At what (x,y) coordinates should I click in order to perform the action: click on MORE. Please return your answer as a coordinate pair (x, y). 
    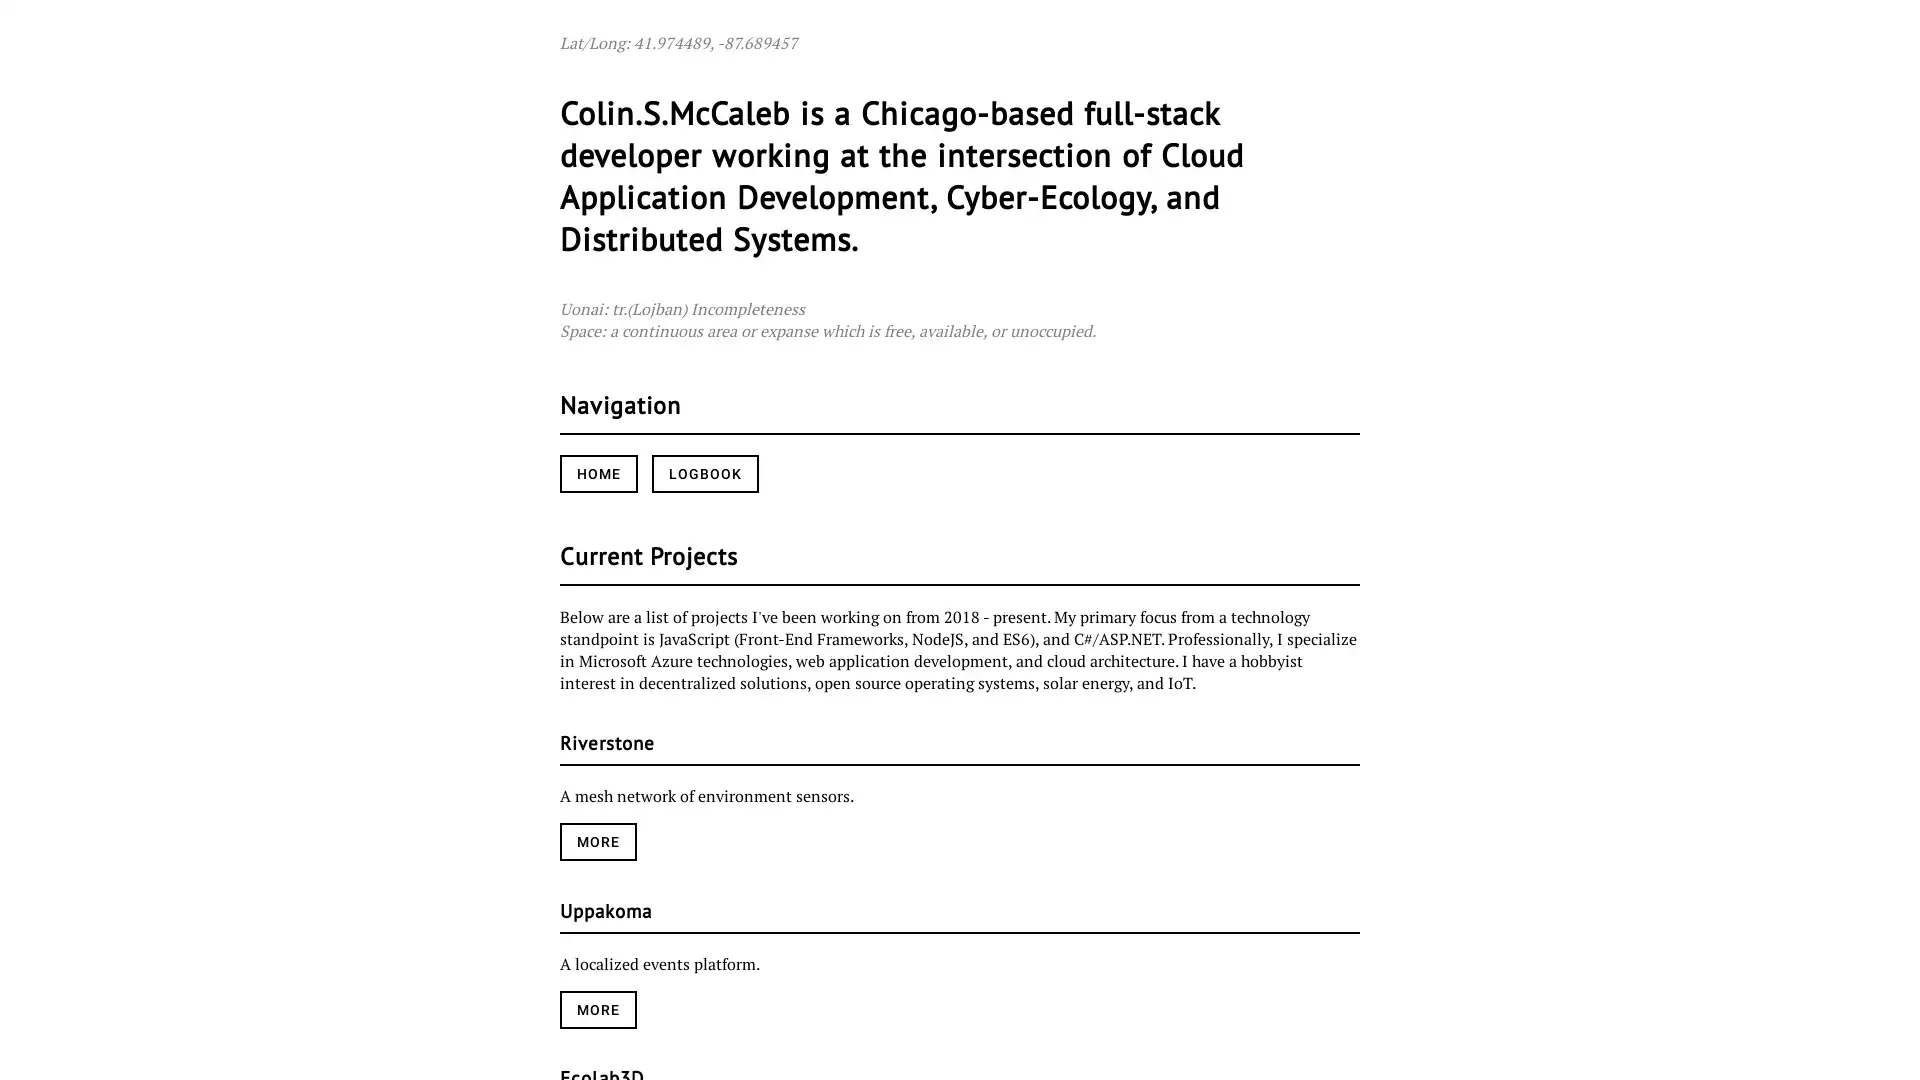
    Looking at the image, I should click on (597, 841).